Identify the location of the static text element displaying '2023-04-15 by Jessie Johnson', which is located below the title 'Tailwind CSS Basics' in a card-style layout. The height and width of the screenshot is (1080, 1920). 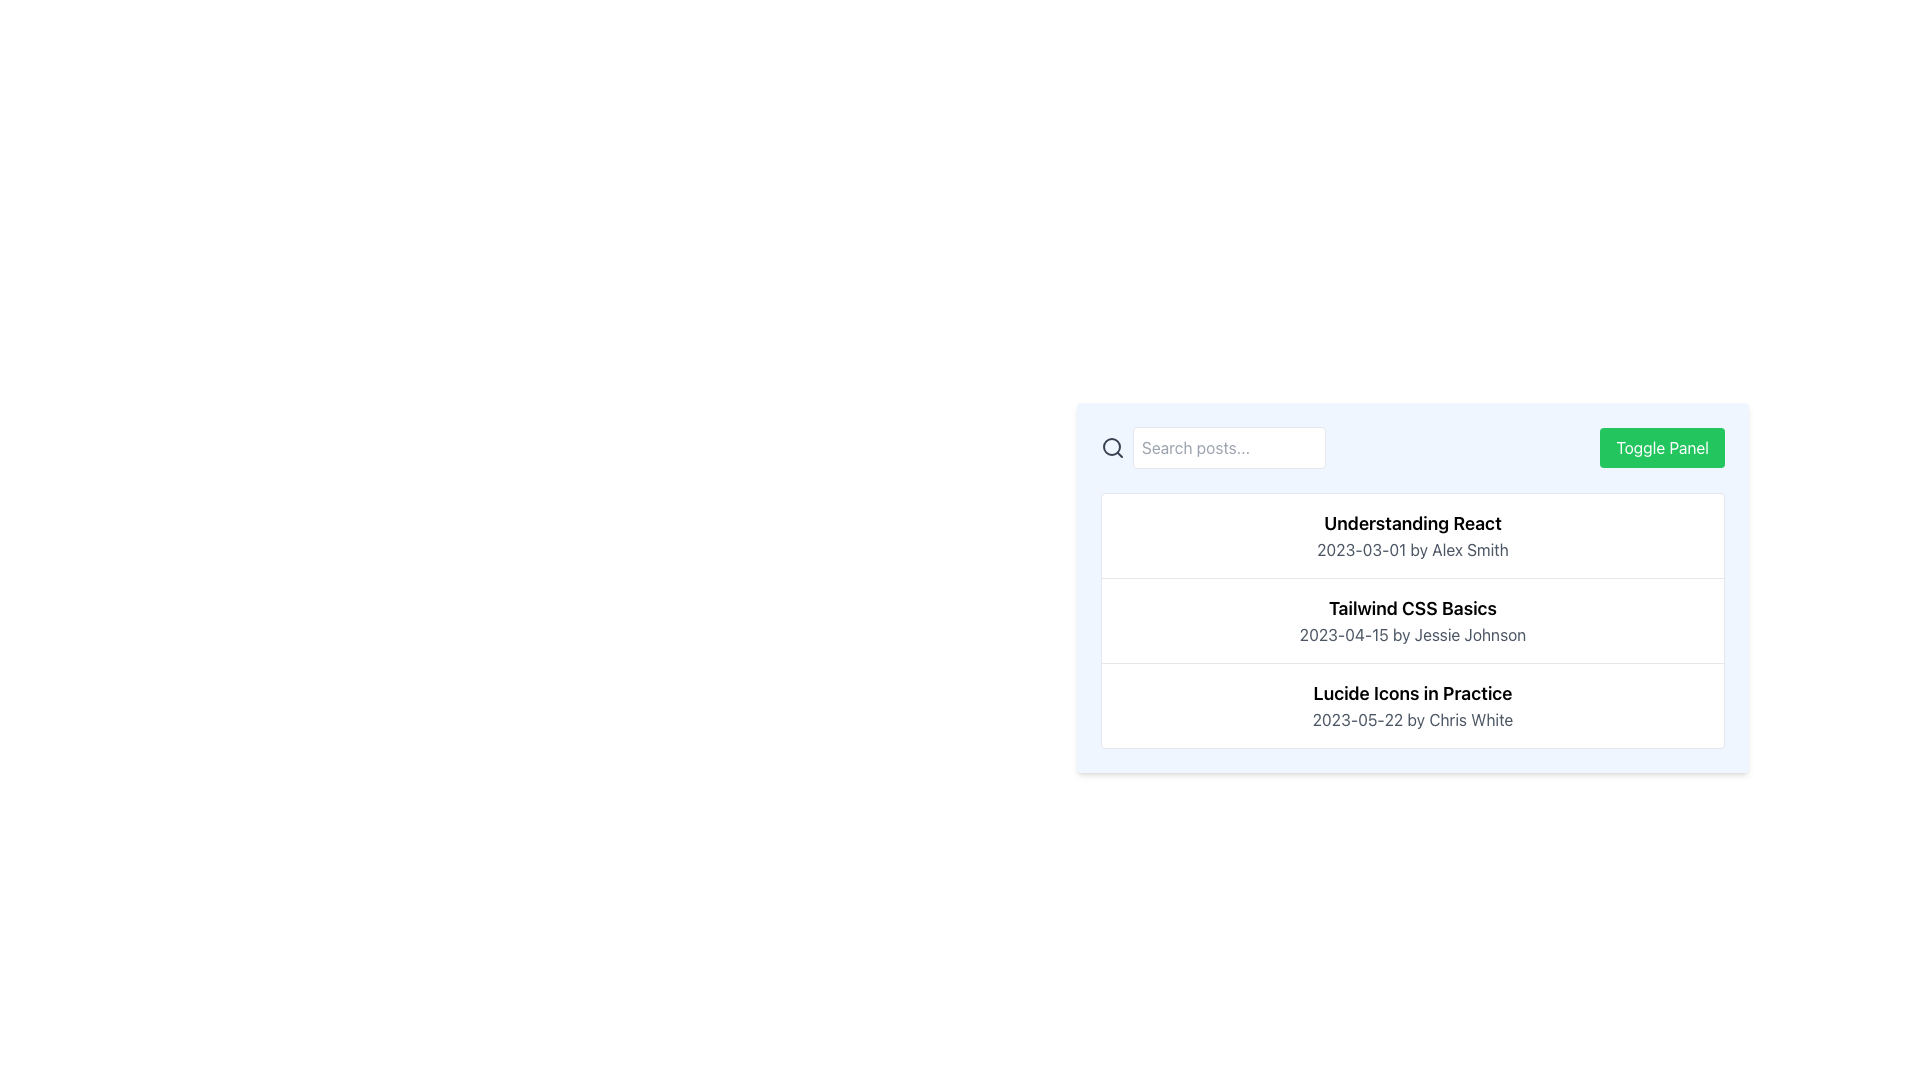
(1411, 635).